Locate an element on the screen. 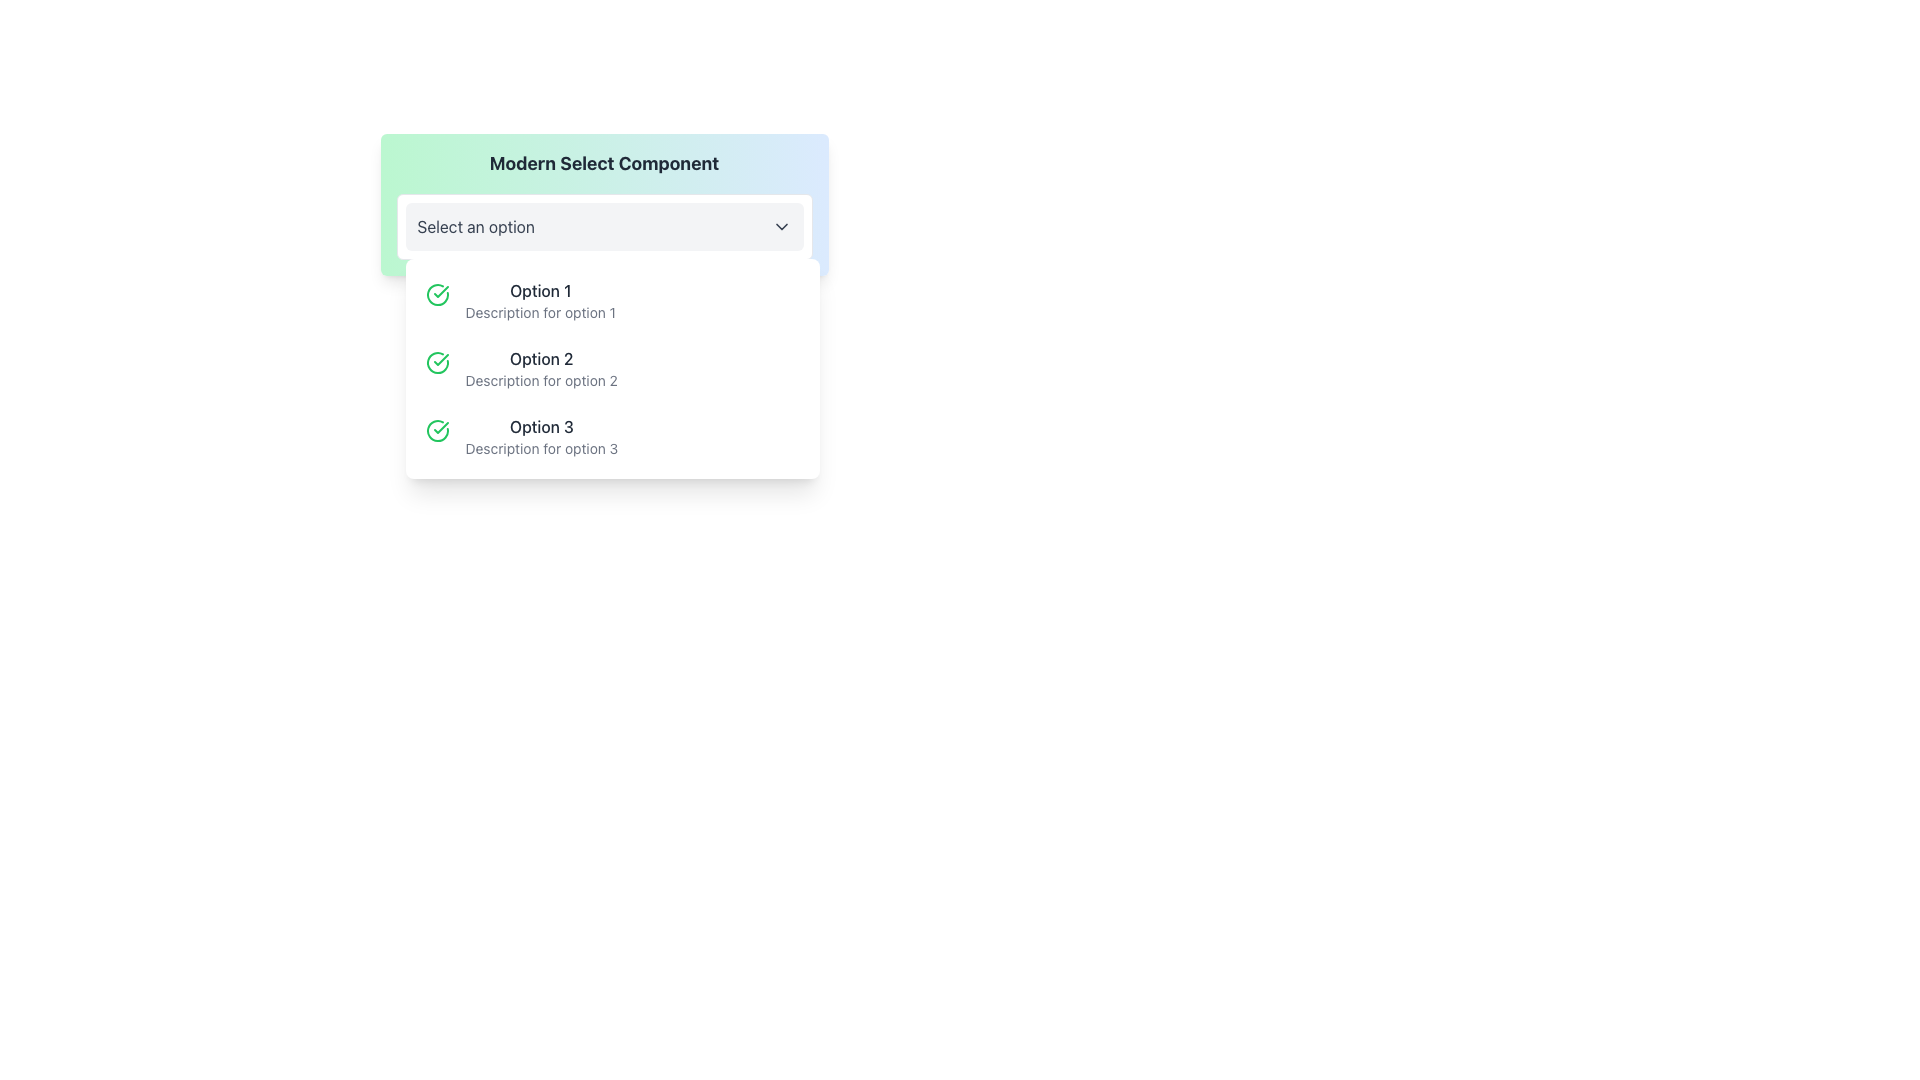 The width and height of the screenshot is (1920, 1080). the option labeled 'Option 3' by clicking on it in the dropdown menu 'Modern Select Component' is located at coordinates (611, 435).